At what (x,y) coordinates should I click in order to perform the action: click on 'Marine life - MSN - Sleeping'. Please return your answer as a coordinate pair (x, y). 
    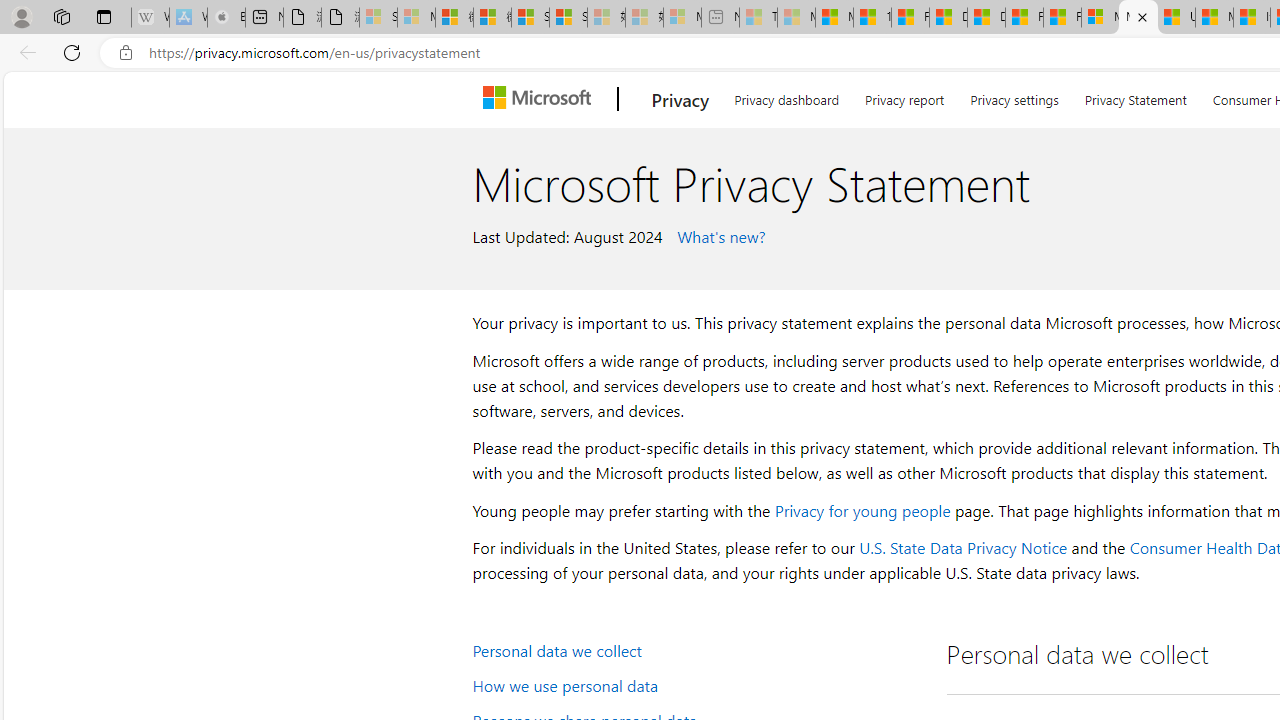
    Looking at the image, I should click on (795, 17).